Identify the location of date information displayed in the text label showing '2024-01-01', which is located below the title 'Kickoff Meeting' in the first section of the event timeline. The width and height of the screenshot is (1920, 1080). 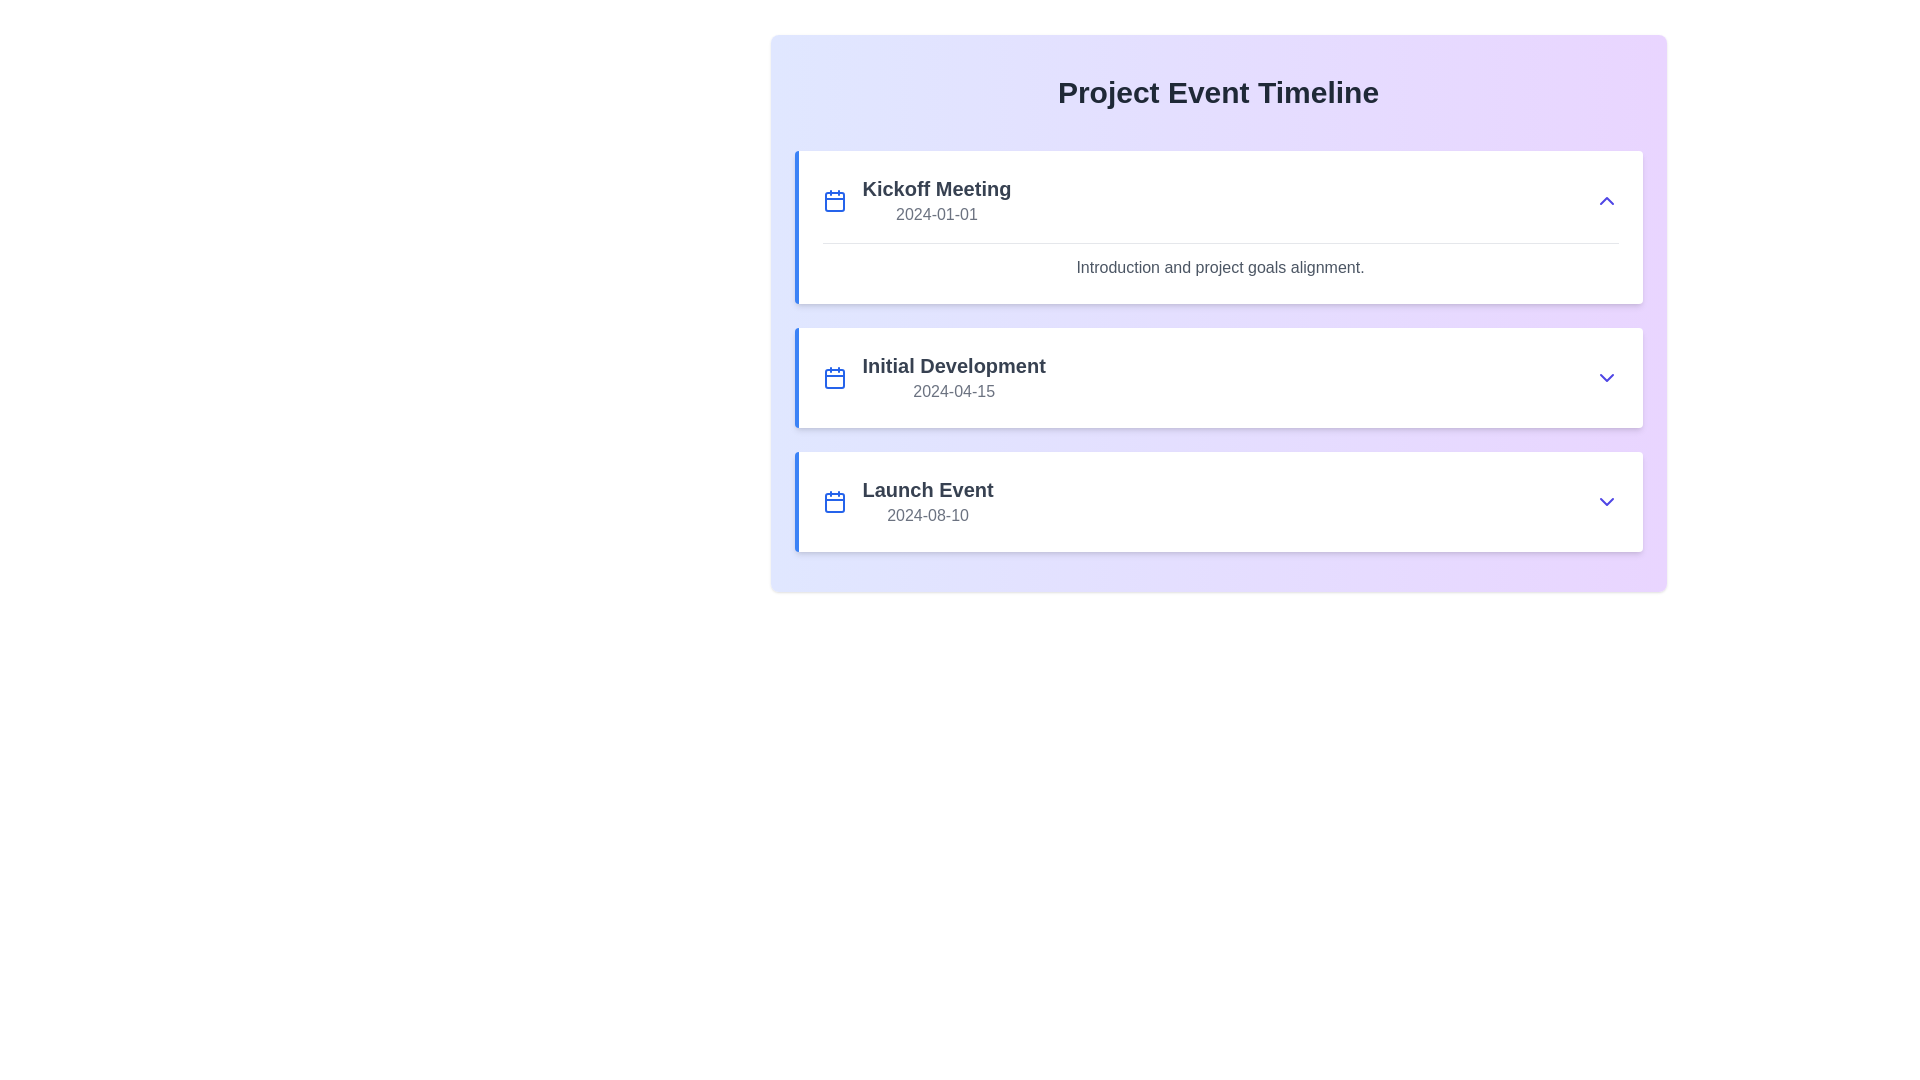
(935, 215).